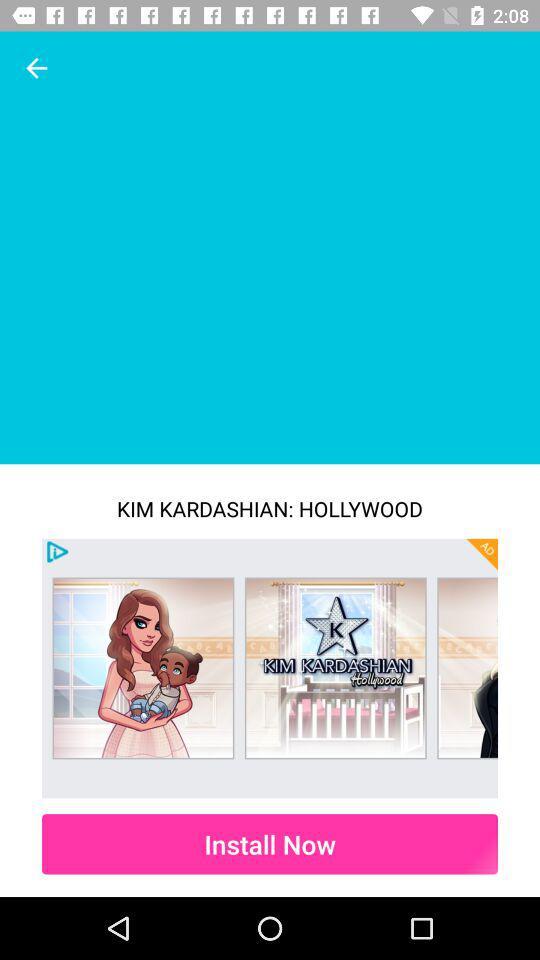 Image resolution: width=540 pixels, height=960 pixels. What do you see at coordinates (36, 68) in the screenshot?
I see `the arrow_backward icon` at bounding box center [36, 68].